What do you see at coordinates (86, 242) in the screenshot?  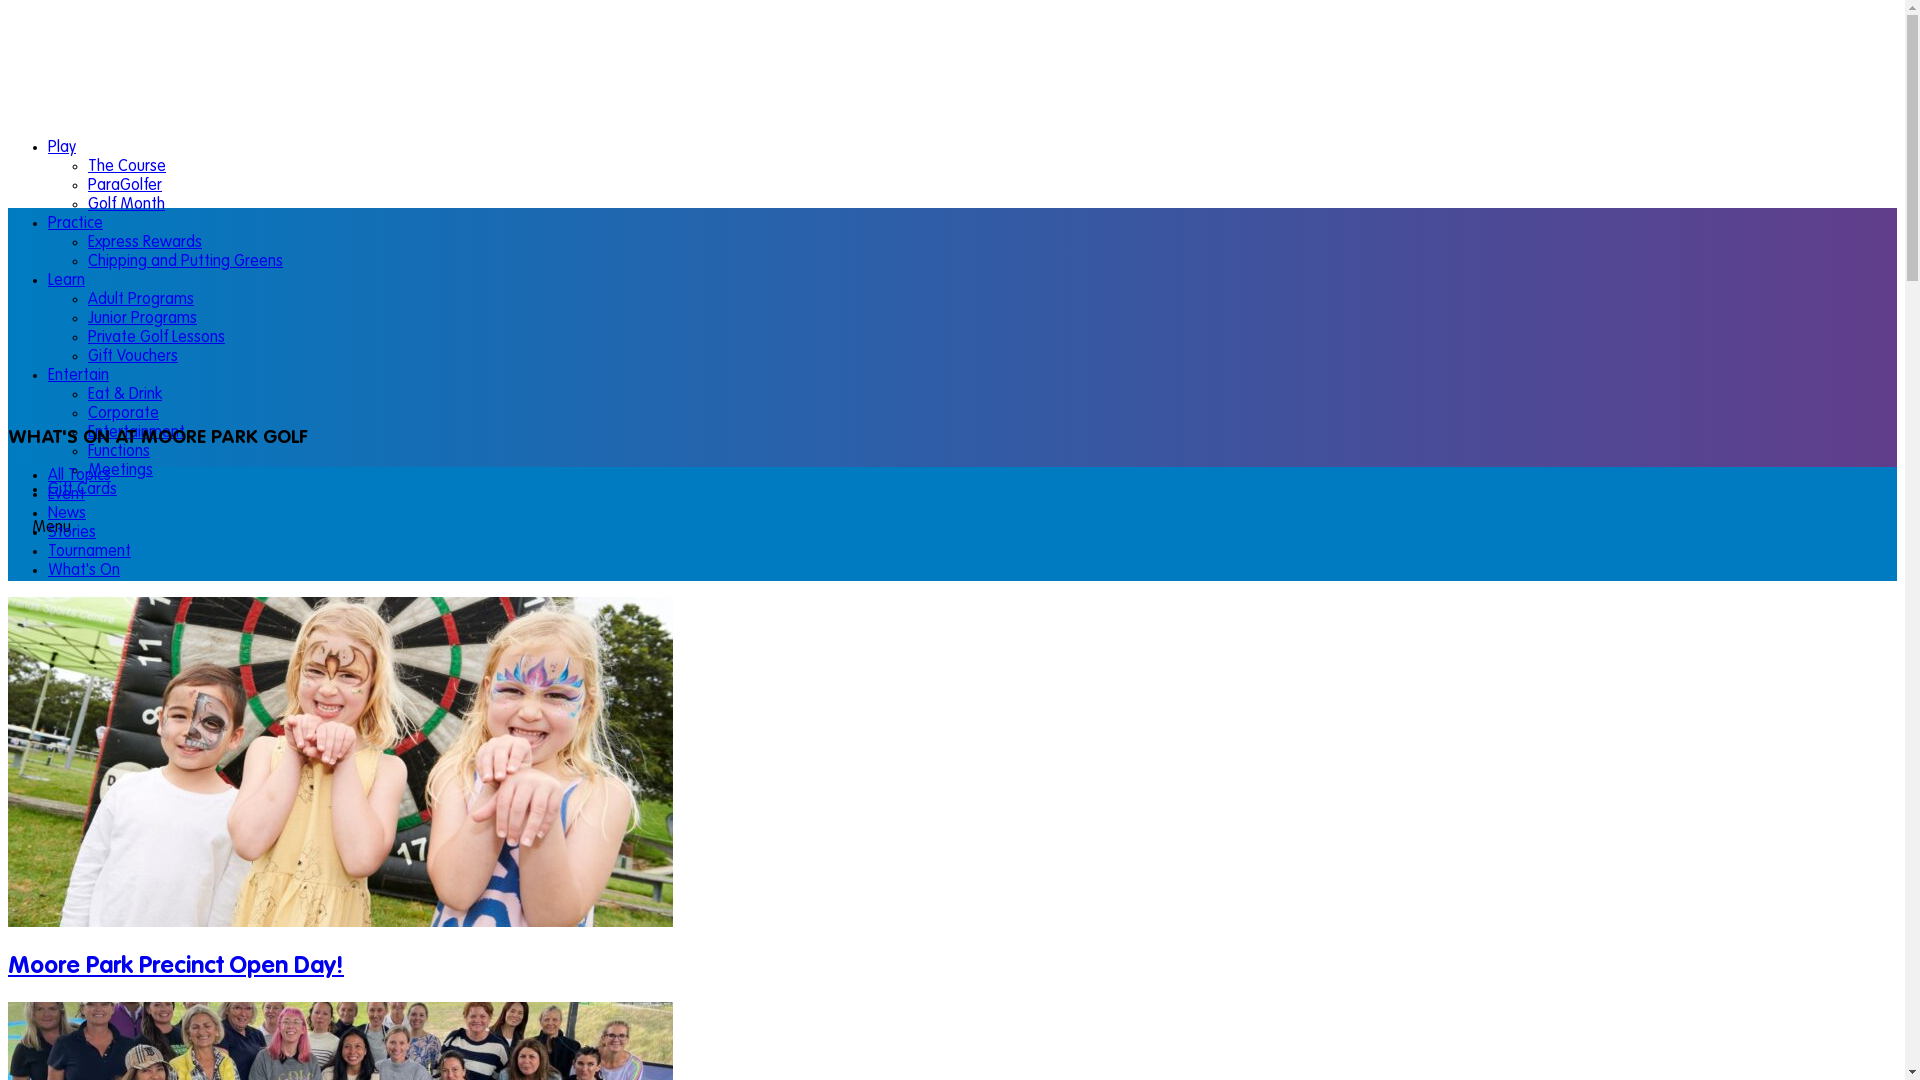 I see `'Express Rewards'` at bounding box center [86, 242].